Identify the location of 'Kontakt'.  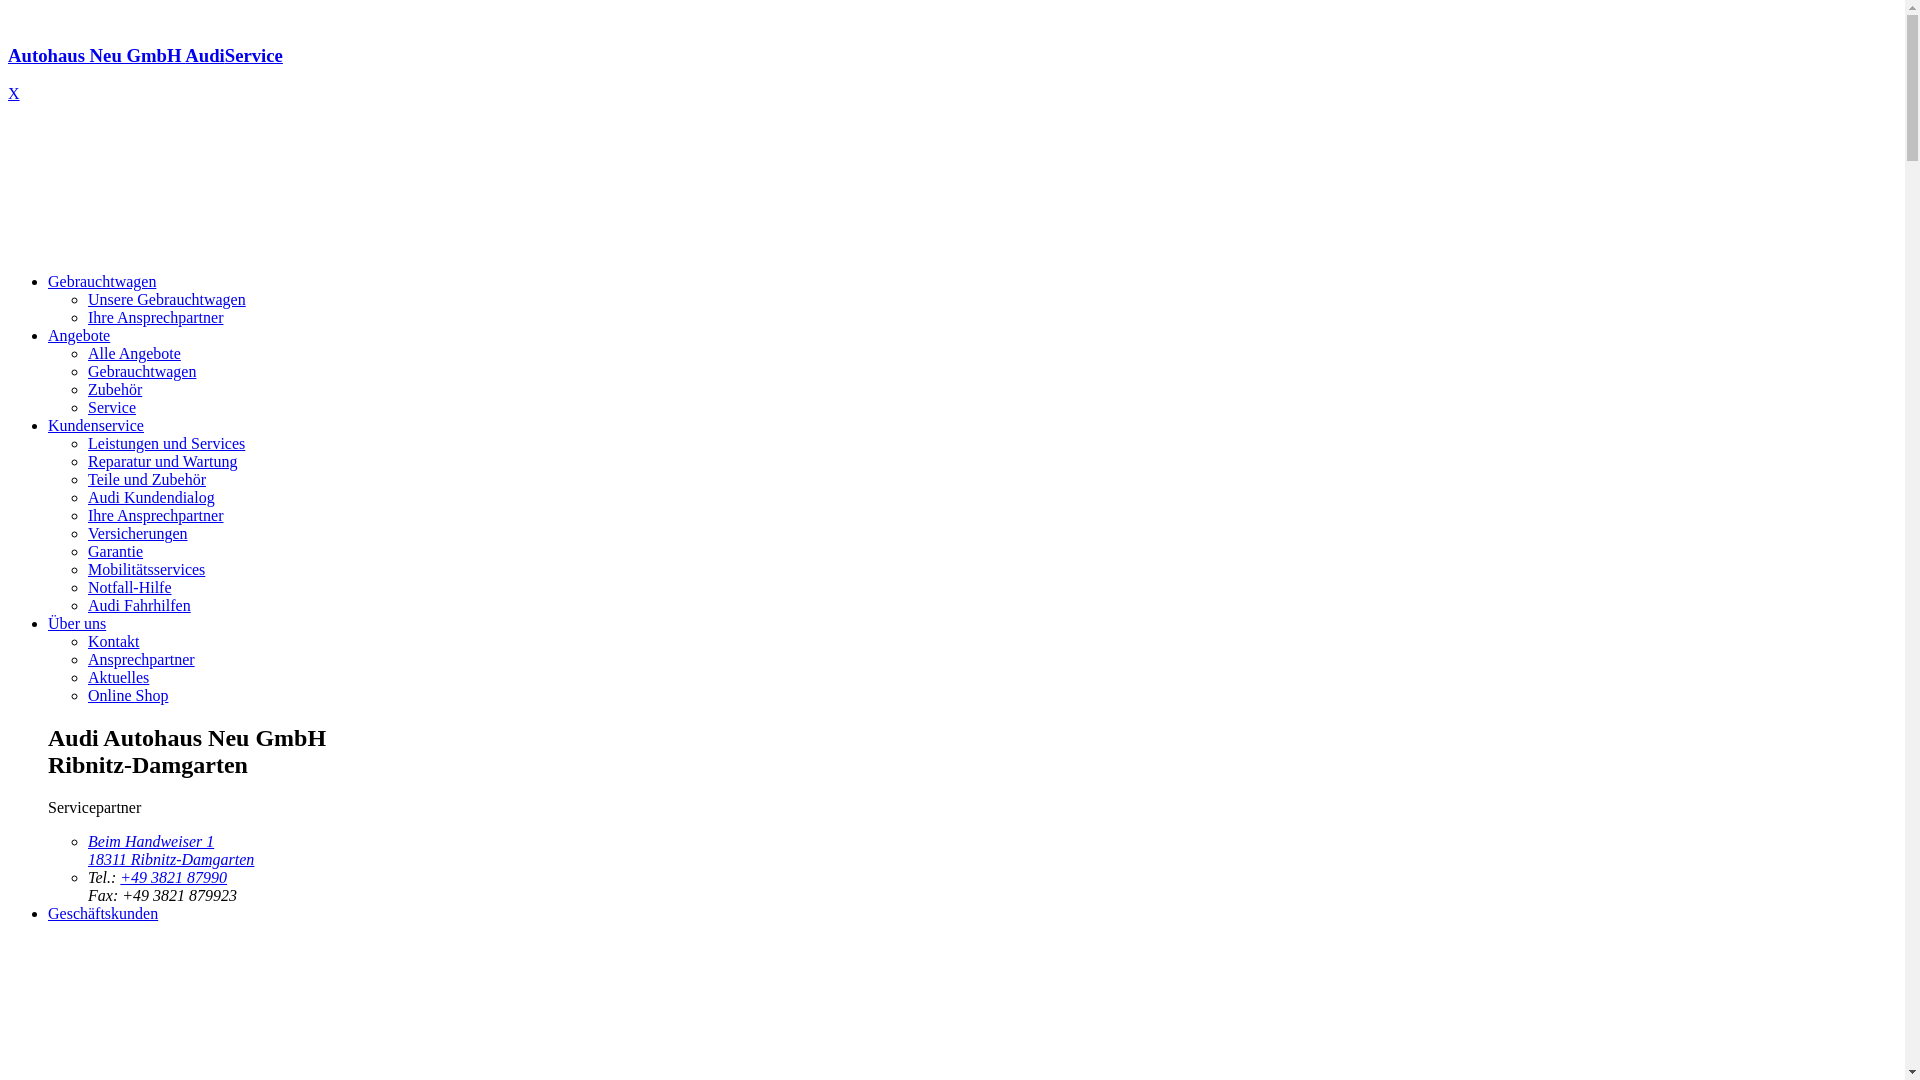
(113, 641).